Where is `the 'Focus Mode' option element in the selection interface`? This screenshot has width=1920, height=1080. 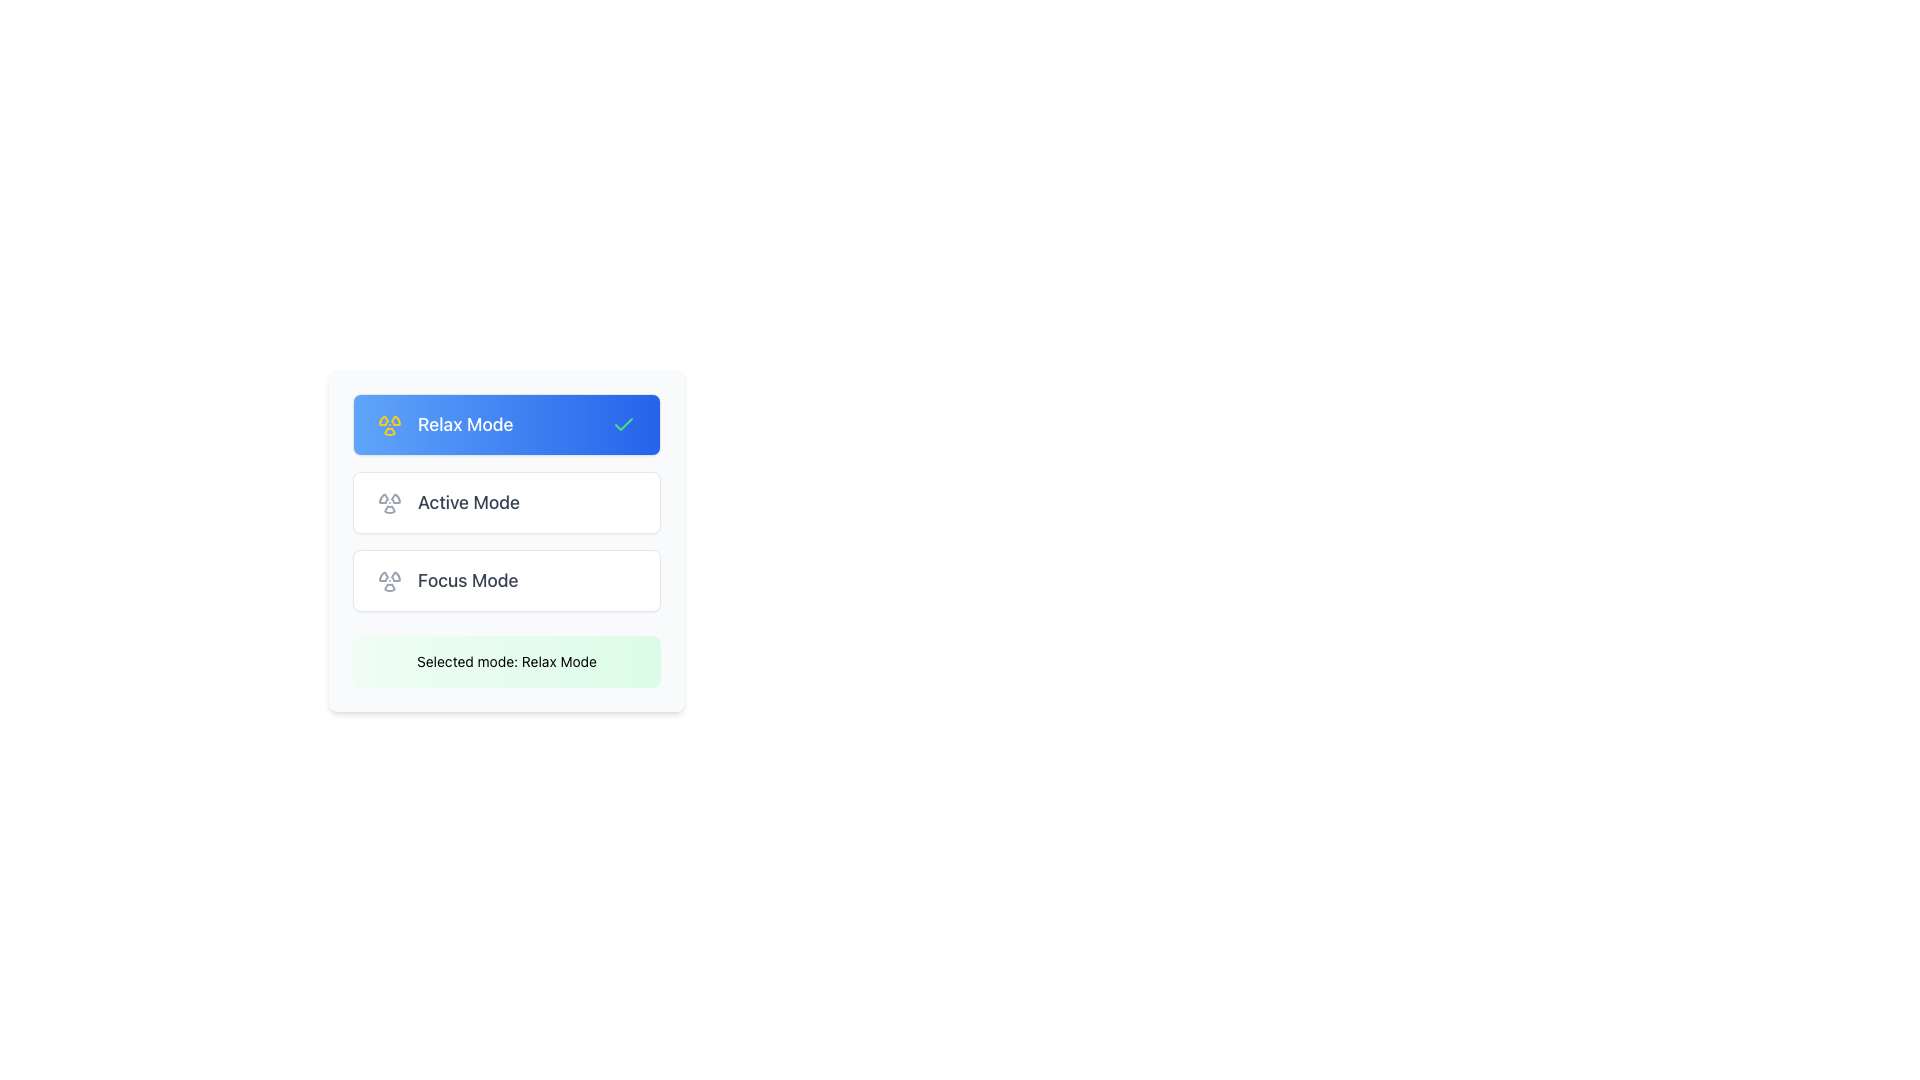 the 'Focus Mode' option element in the selection interface is located at coordinates (447, 581).